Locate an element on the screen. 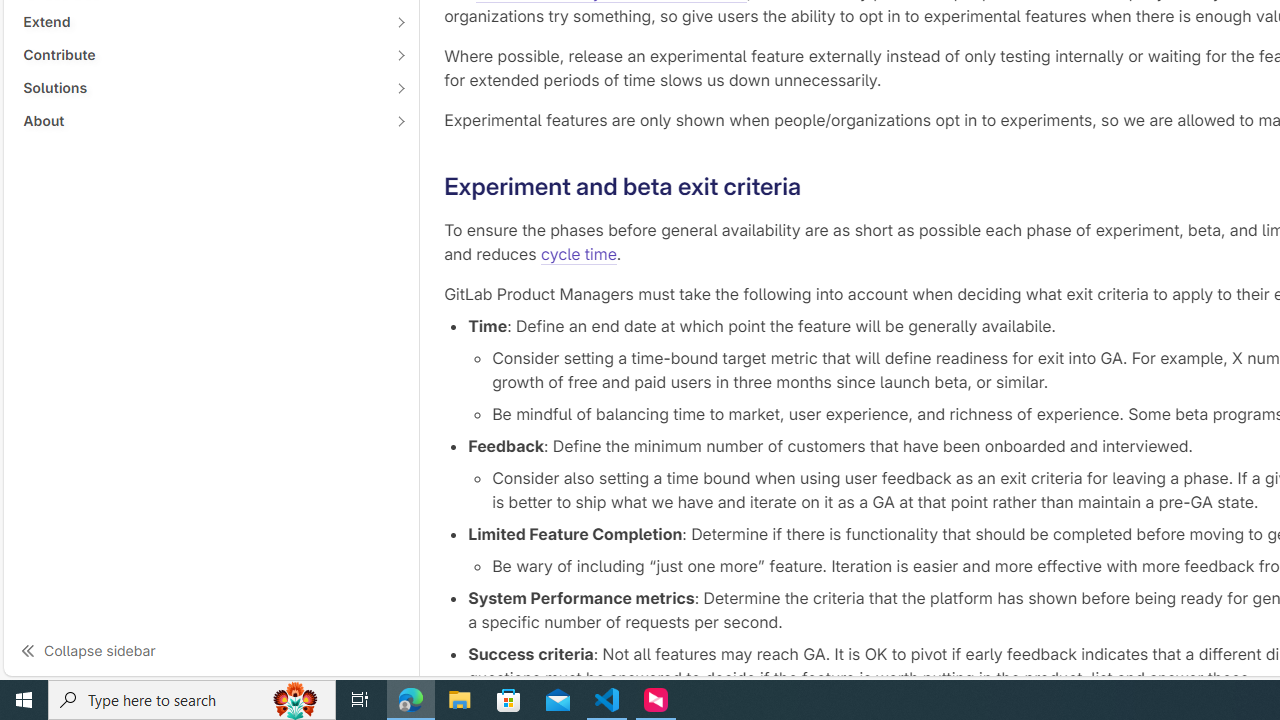 The height and width of the screenshot is (720, 1280). 'Extend' is located at coordinates (200, 21).